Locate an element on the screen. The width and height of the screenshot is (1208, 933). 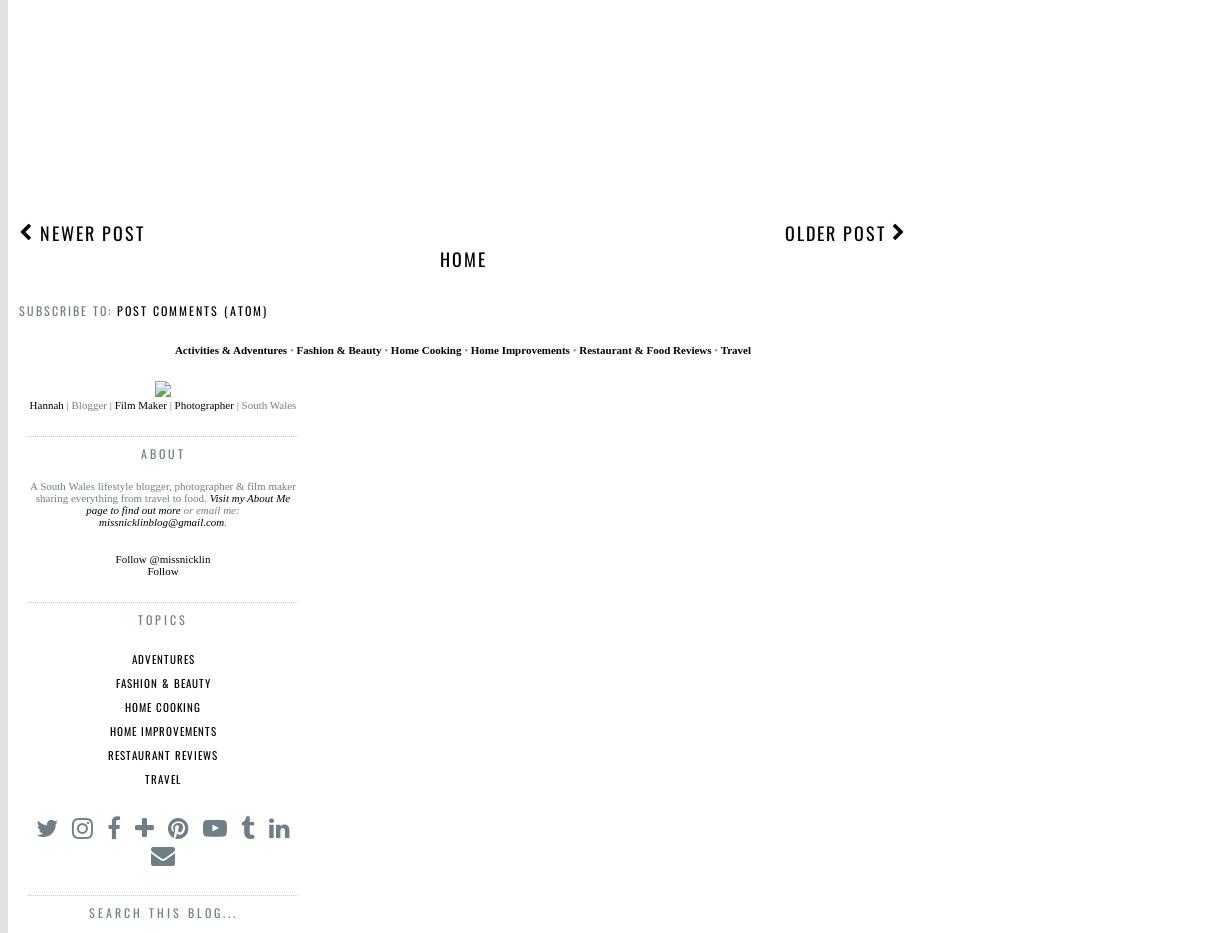
'Adventures' is located at coordinates (162, 657).